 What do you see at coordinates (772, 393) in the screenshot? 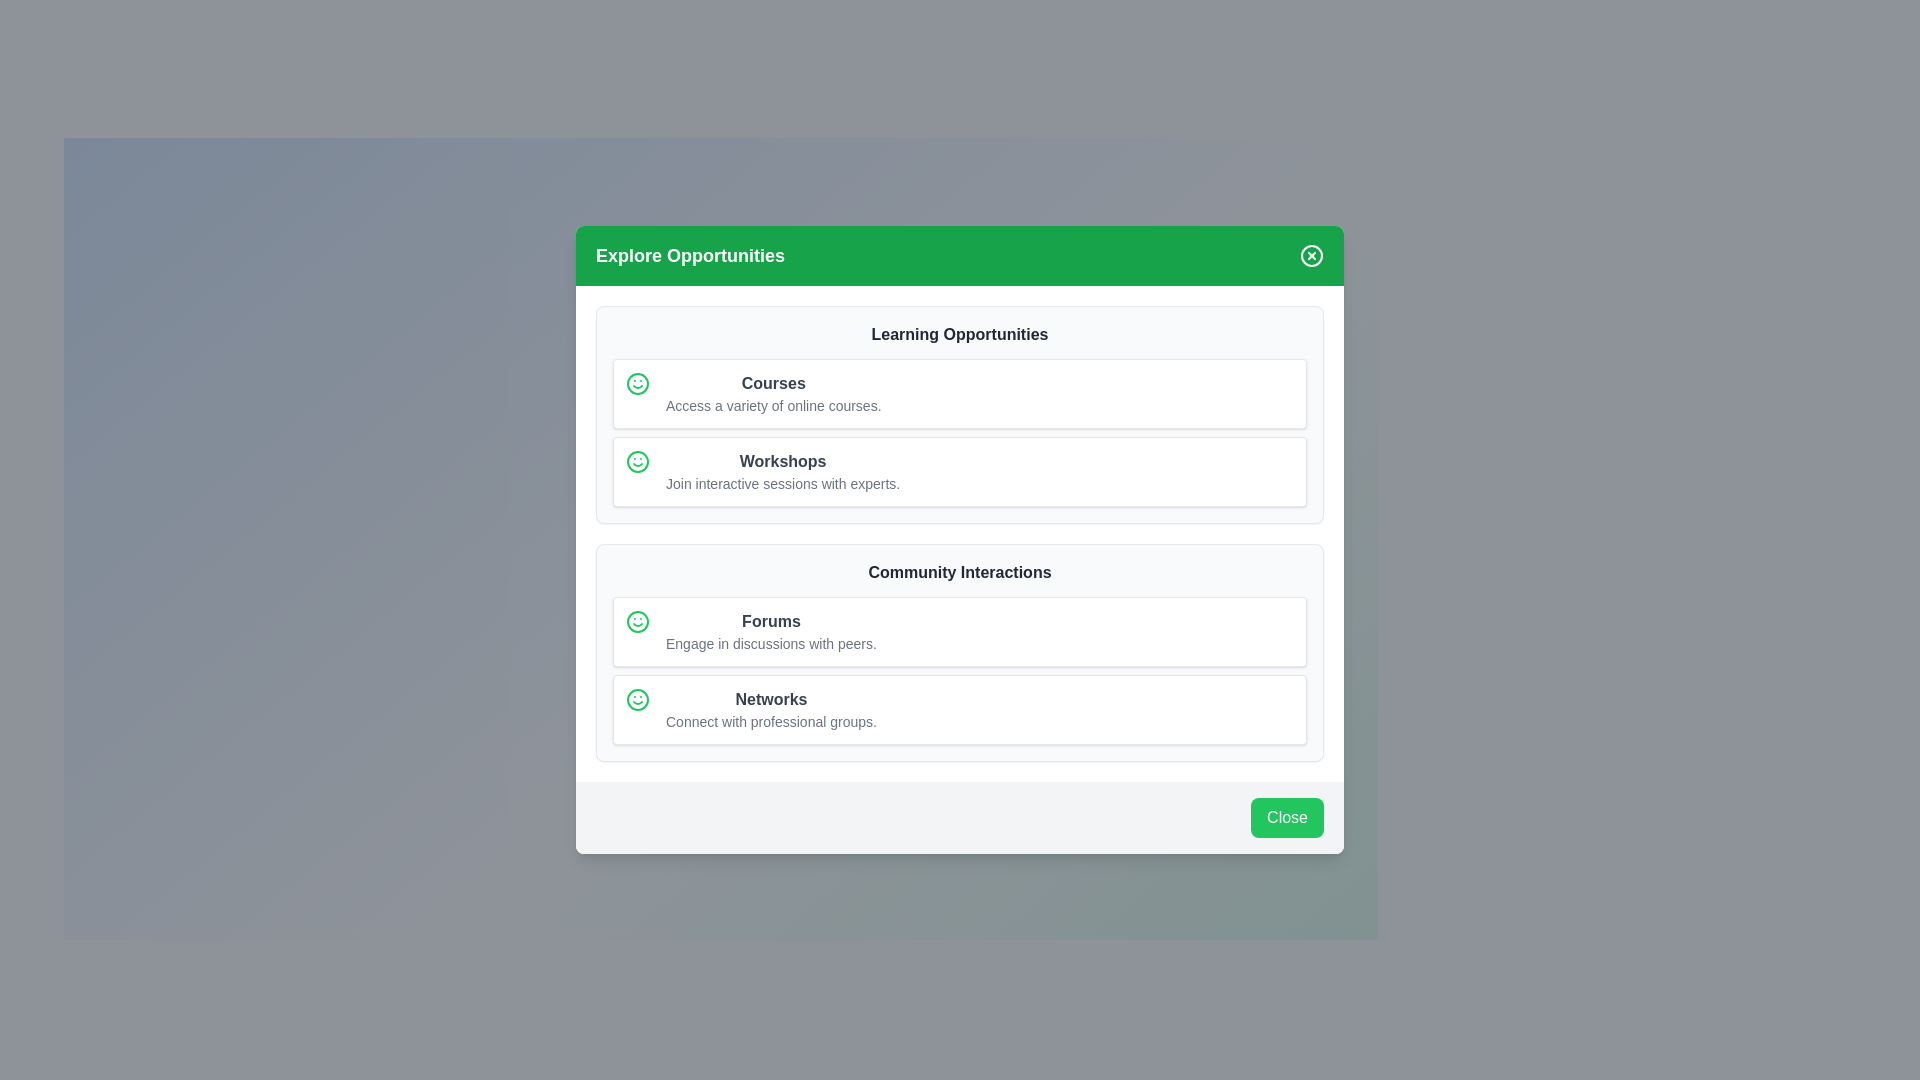
I see `the 'Courses' text block, which features a bold title and a description regarding online courses, located in the upper section of the modal under 'Learning Opportunities'` at bounding box center [772, 393].